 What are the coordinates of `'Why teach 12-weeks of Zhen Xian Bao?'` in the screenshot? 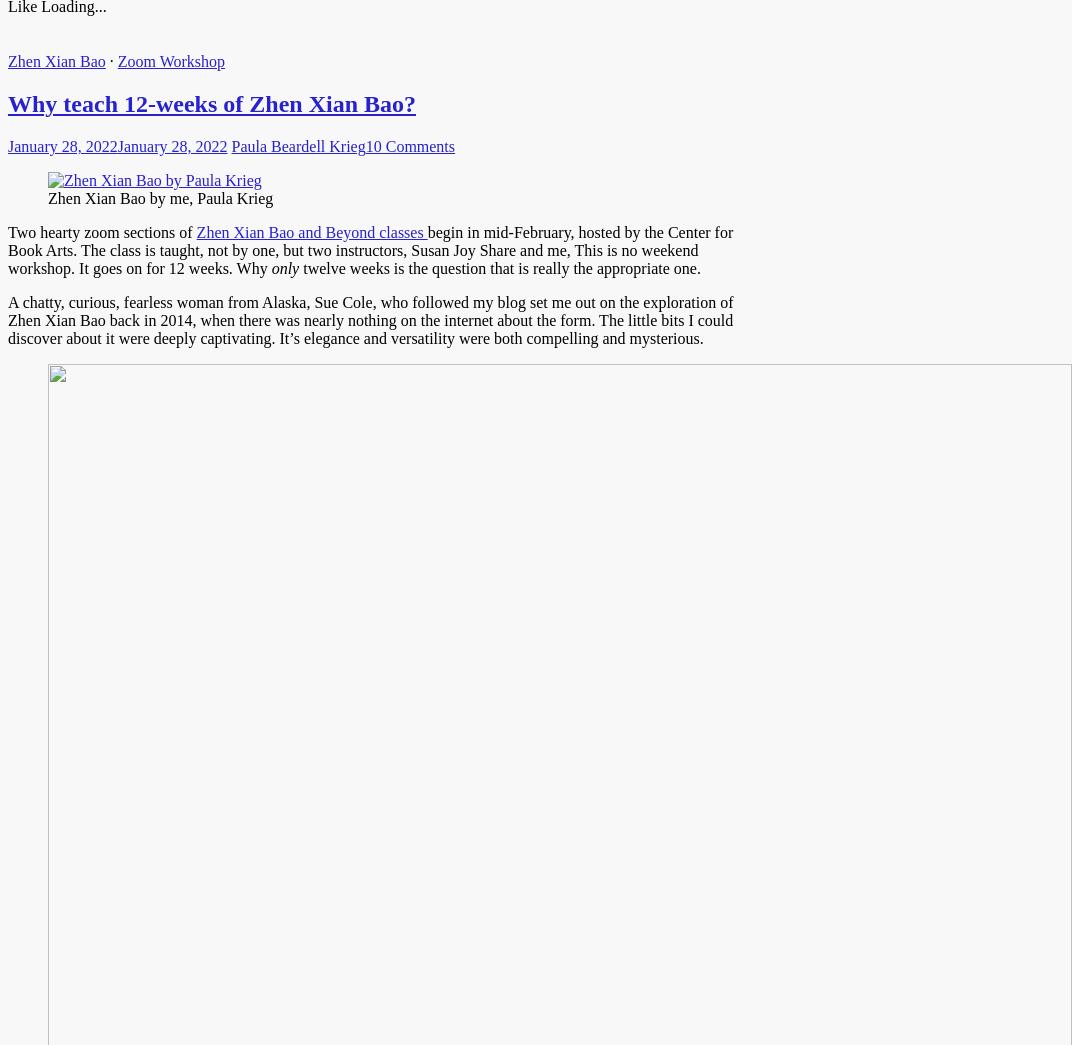 It's located at (212, 103).